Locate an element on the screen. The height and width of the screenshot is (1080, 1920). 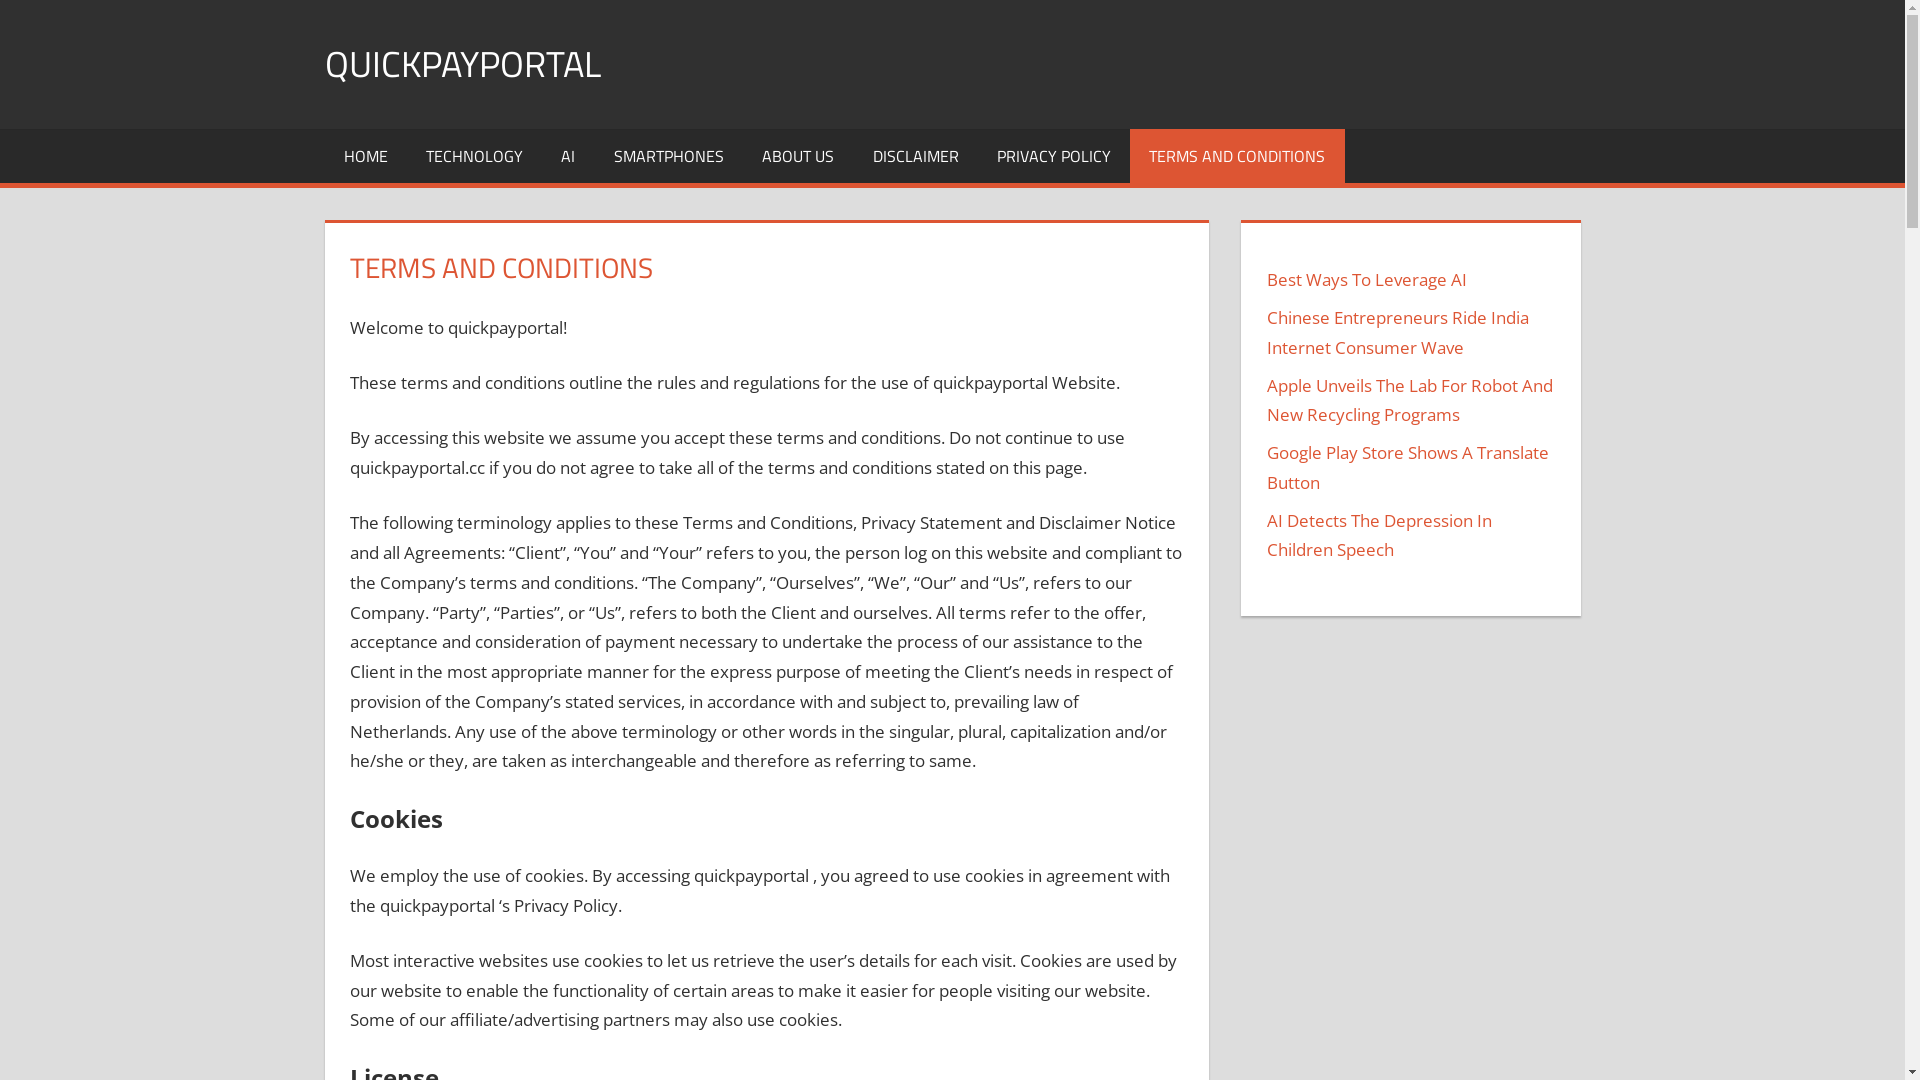
'Apple Unveils The Lab For Robot And New Recycling Programs' is located at coordinates (1409, 400).